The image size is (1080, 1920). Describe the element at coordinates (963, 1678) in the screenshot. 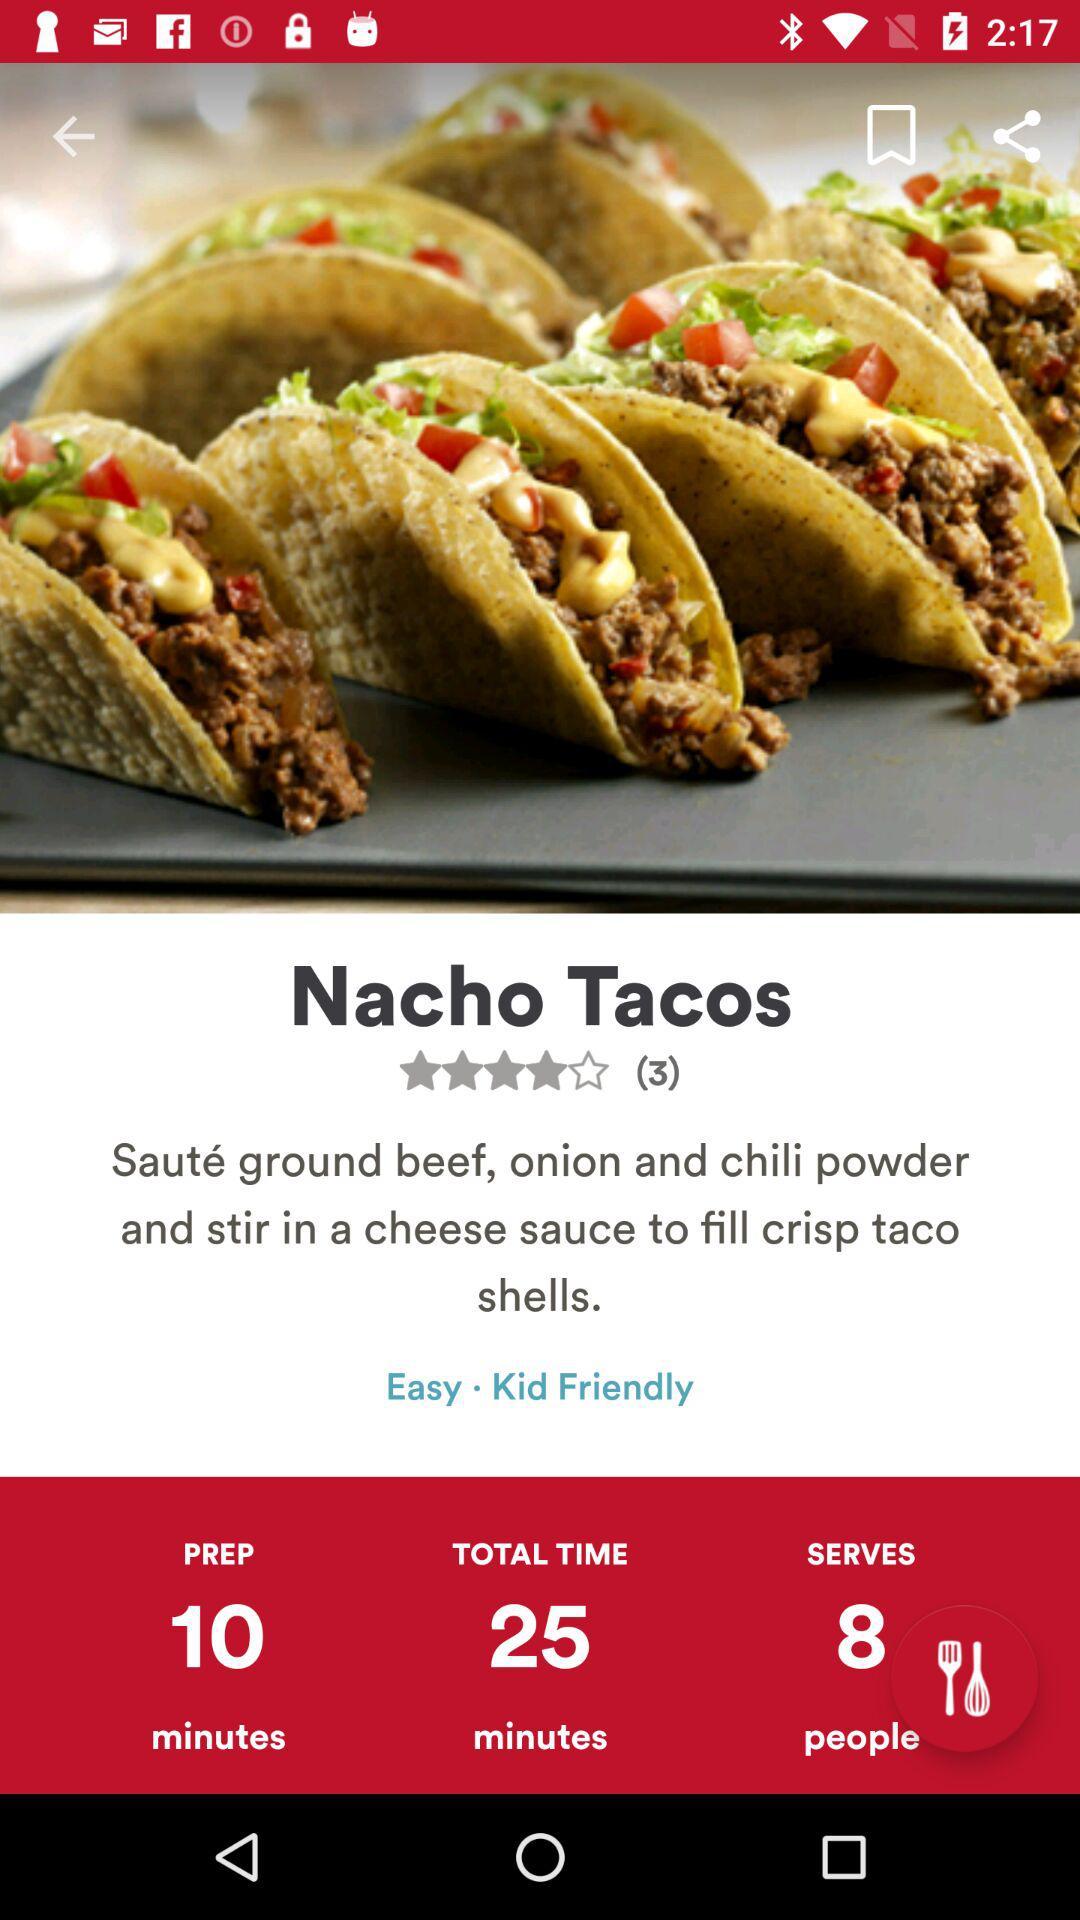

I see `the icon below the serves item` at that location.